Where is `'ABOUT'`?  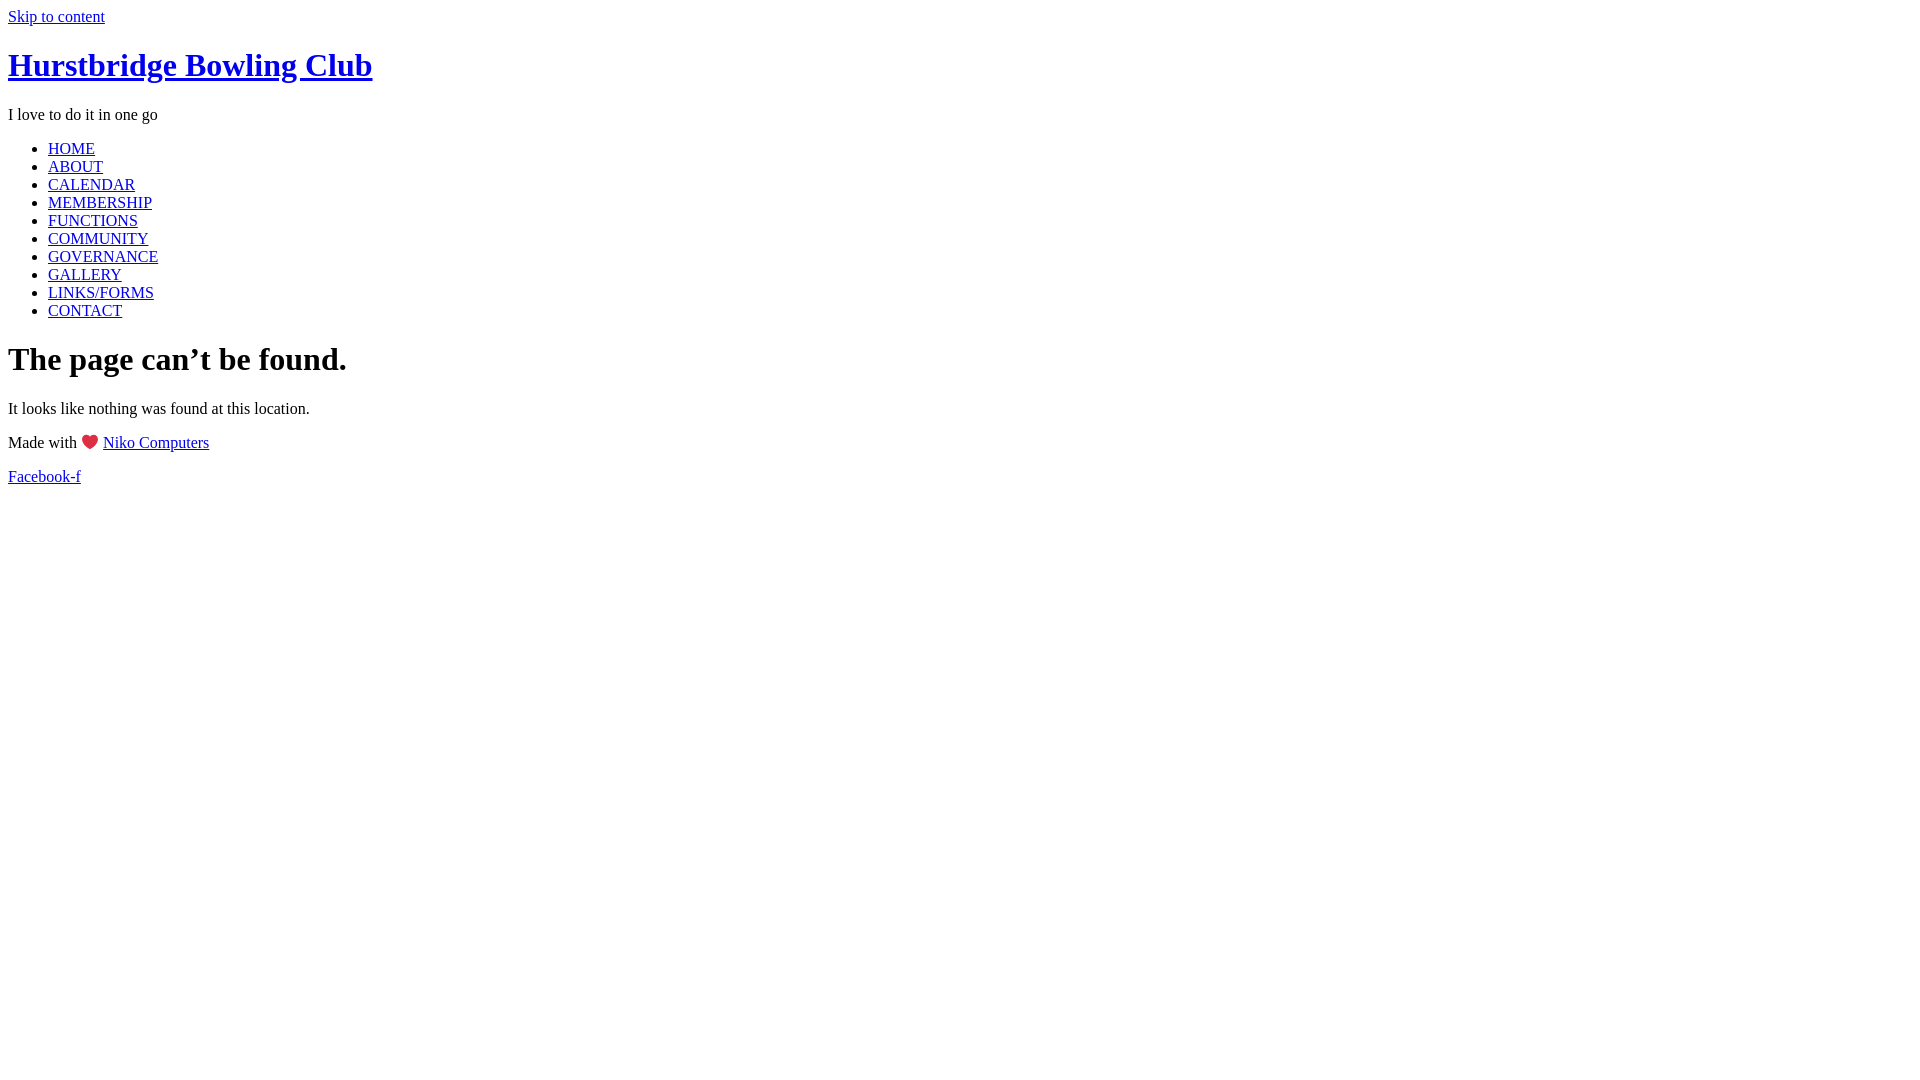
'ABOUT' is located at coordinates (75, 165).